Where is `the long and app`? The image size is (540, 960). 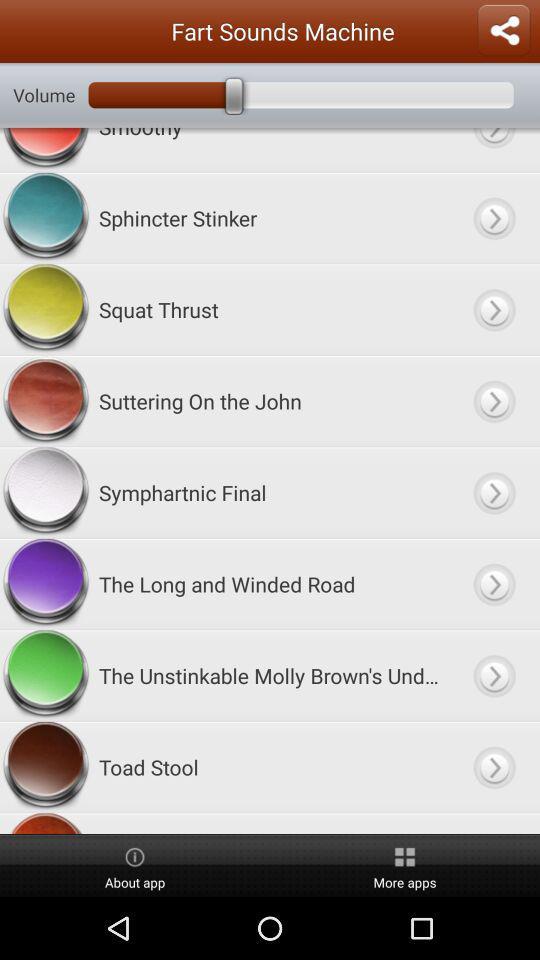 the long and app is located at coordinates (269, 584).